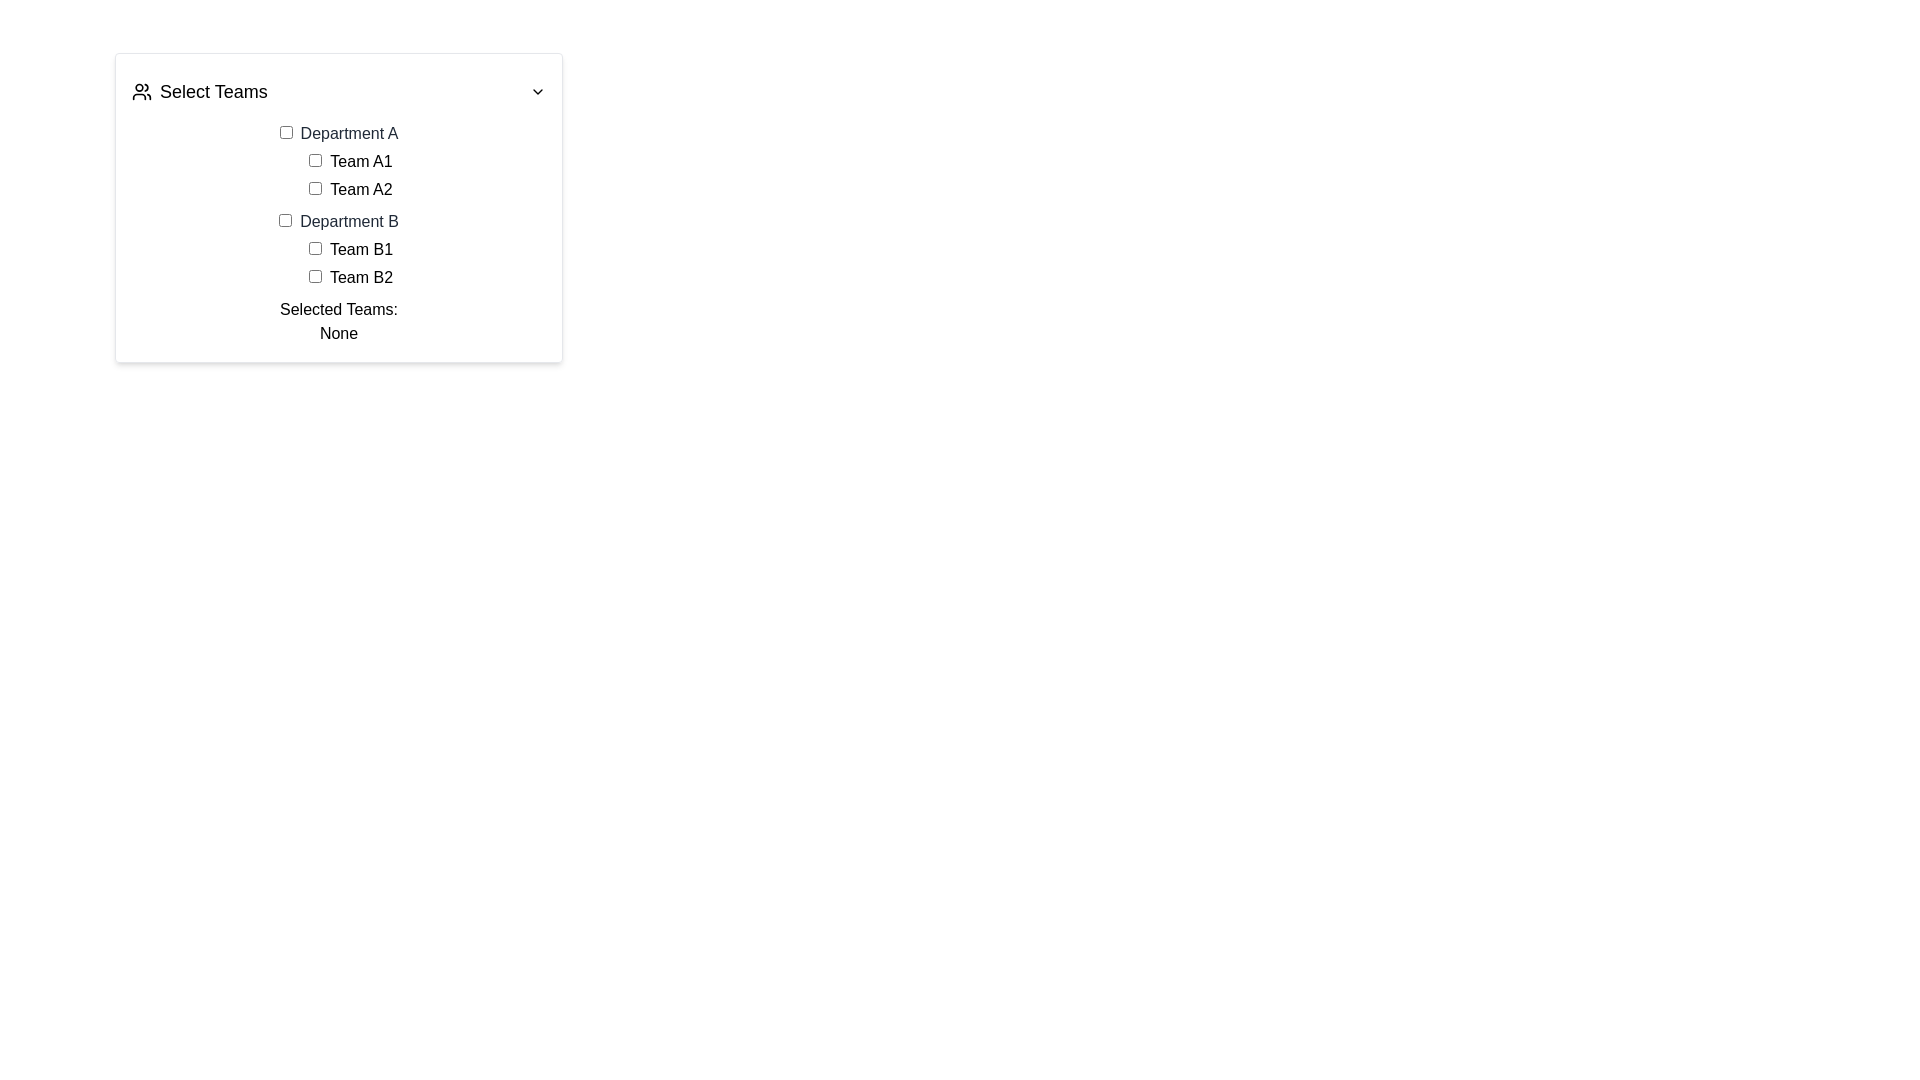 The image size is (1920, 1080). What do you see at coordinates (314, 276) in the screenshot?
I see `the checkbox associated with 'Team B2'` at bounding box center [314, 276].